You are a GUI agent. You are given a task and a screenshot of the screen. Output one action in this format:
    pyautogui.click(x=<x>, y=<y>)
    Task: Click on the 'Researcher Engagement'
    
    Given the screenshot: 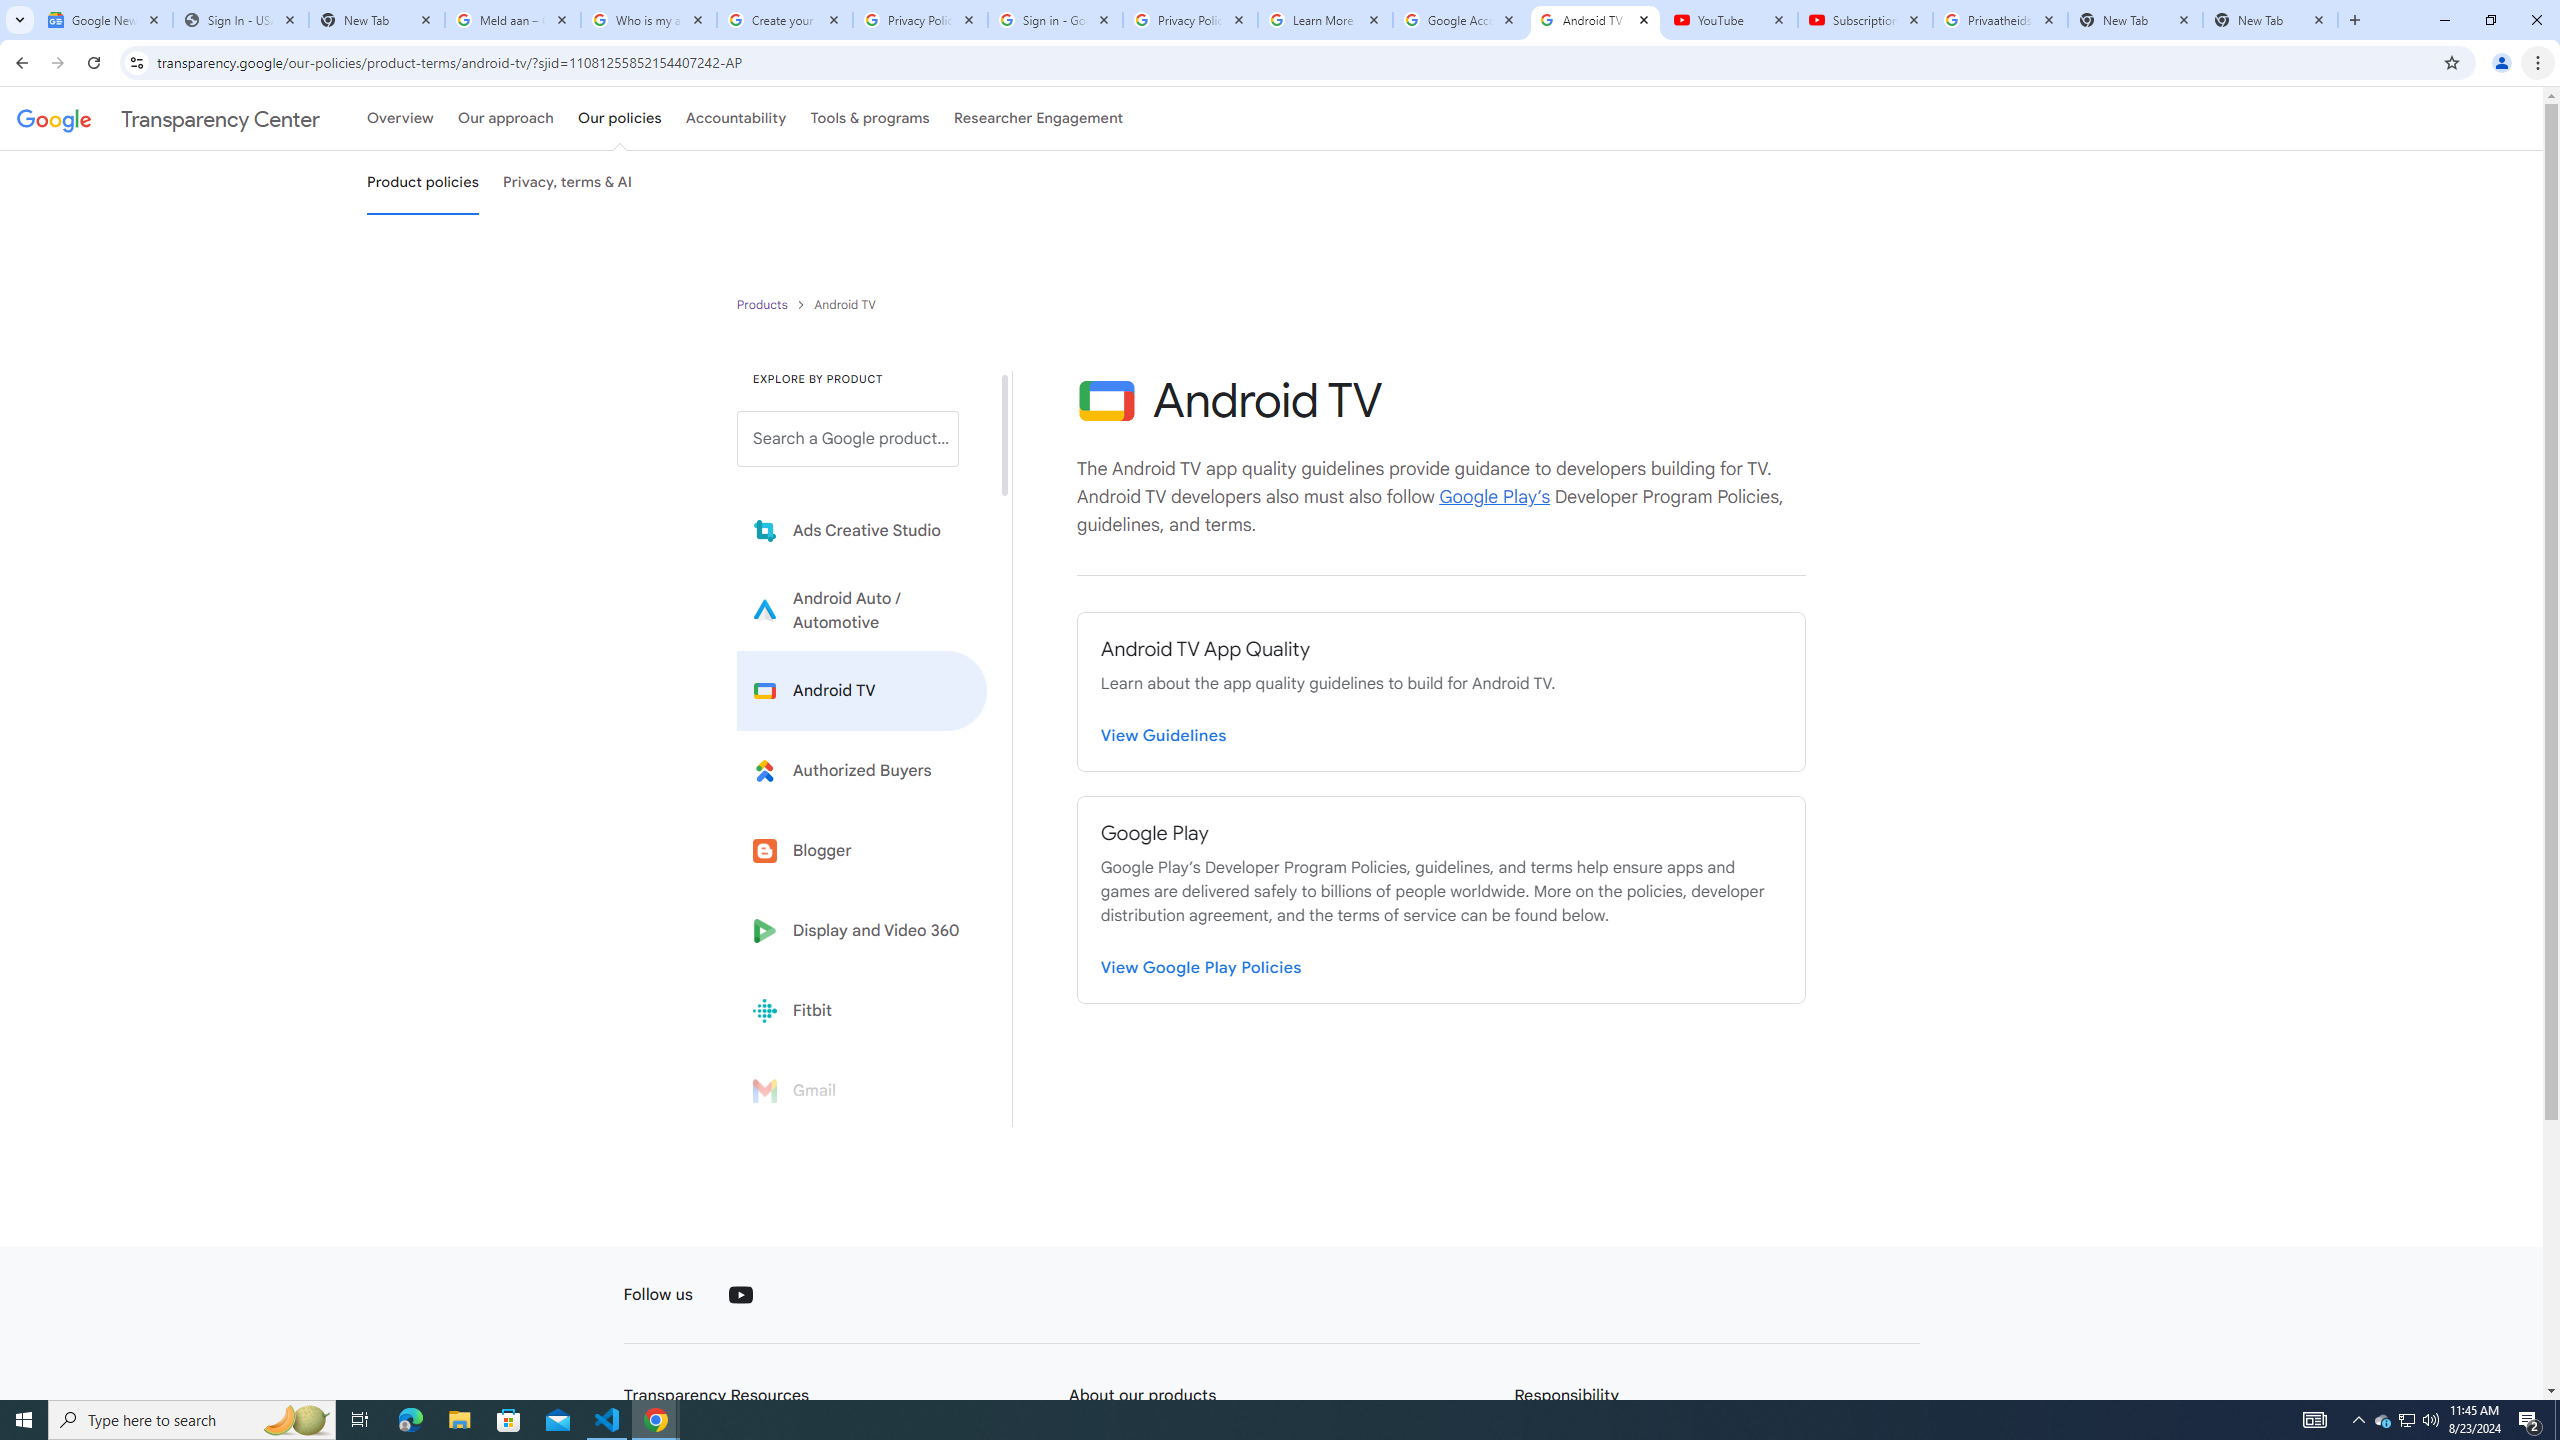 What is the action you would take?
    pyautogui.click(x=1039, y=118)
    